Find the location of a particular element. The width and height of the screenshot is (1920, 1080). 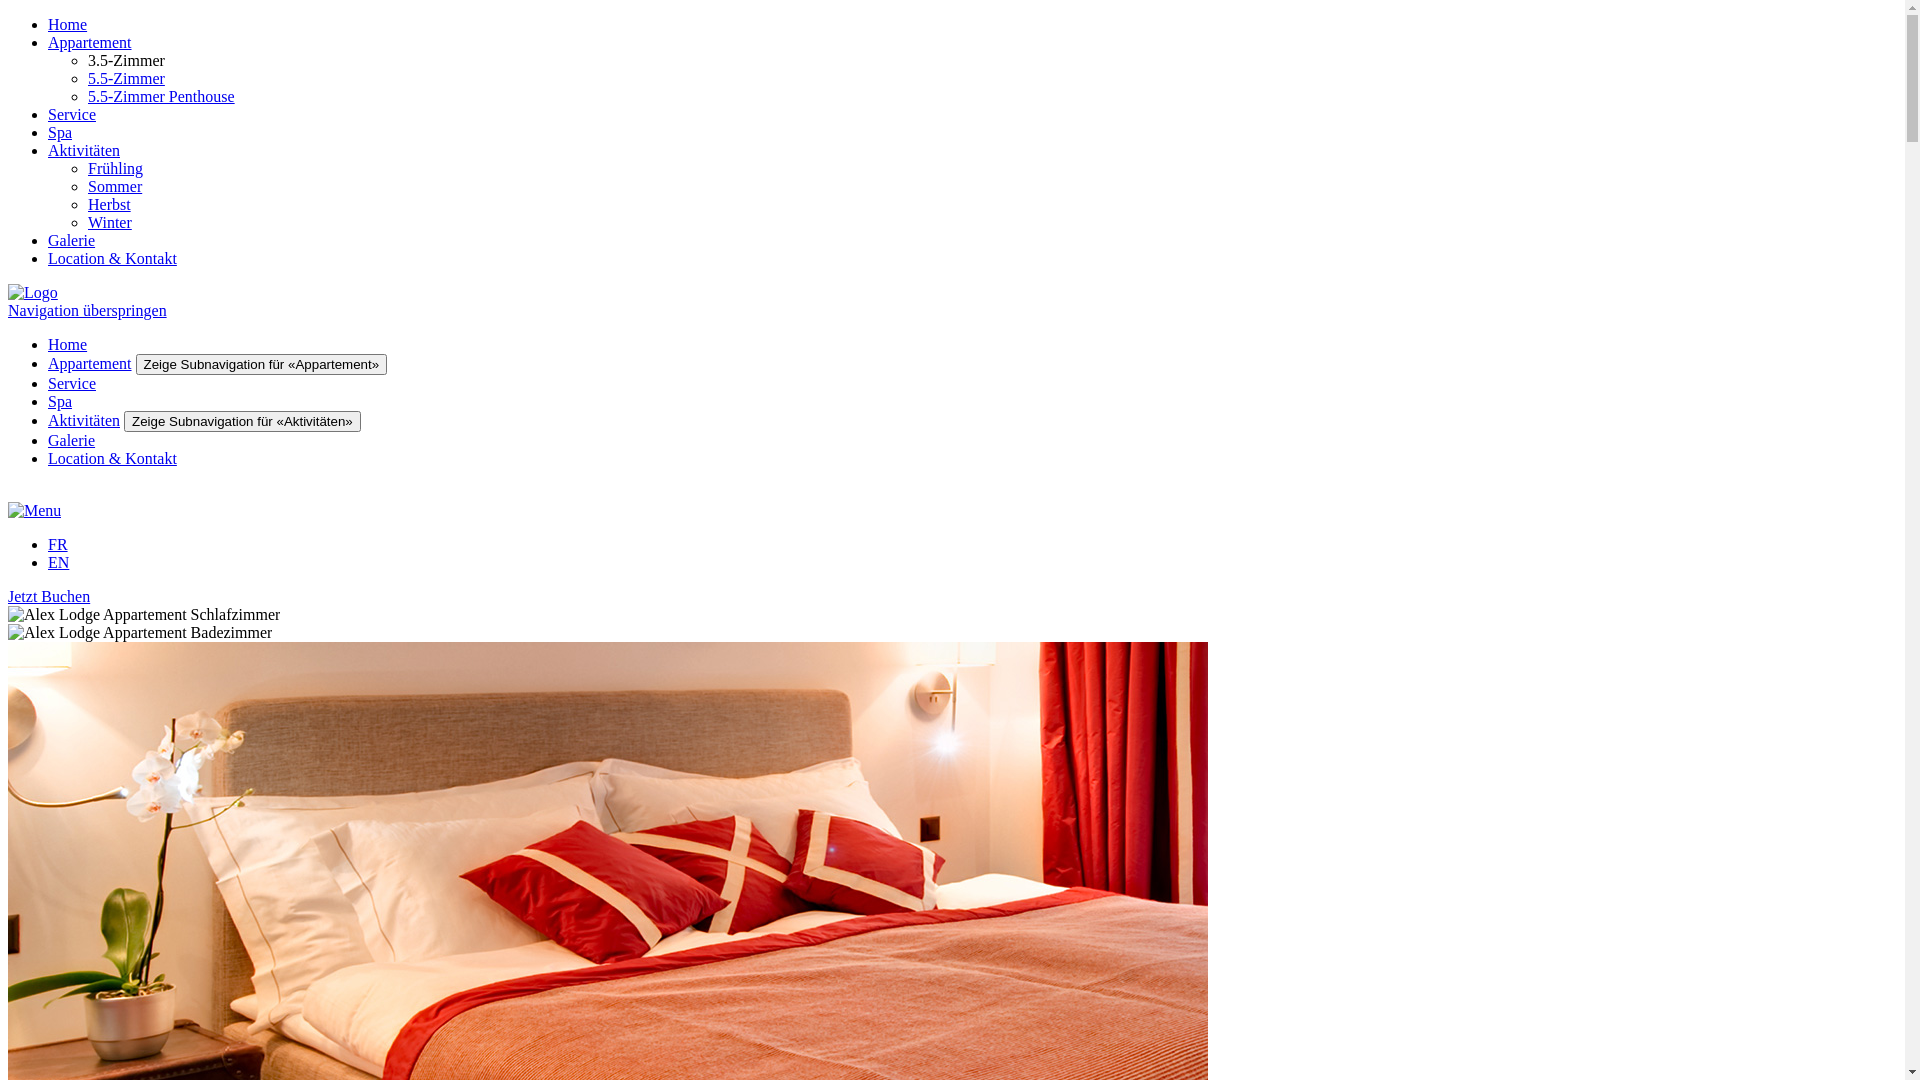

'Alex Lodge Appartement Schlafzimmer' is located at coordinates (8, 613).